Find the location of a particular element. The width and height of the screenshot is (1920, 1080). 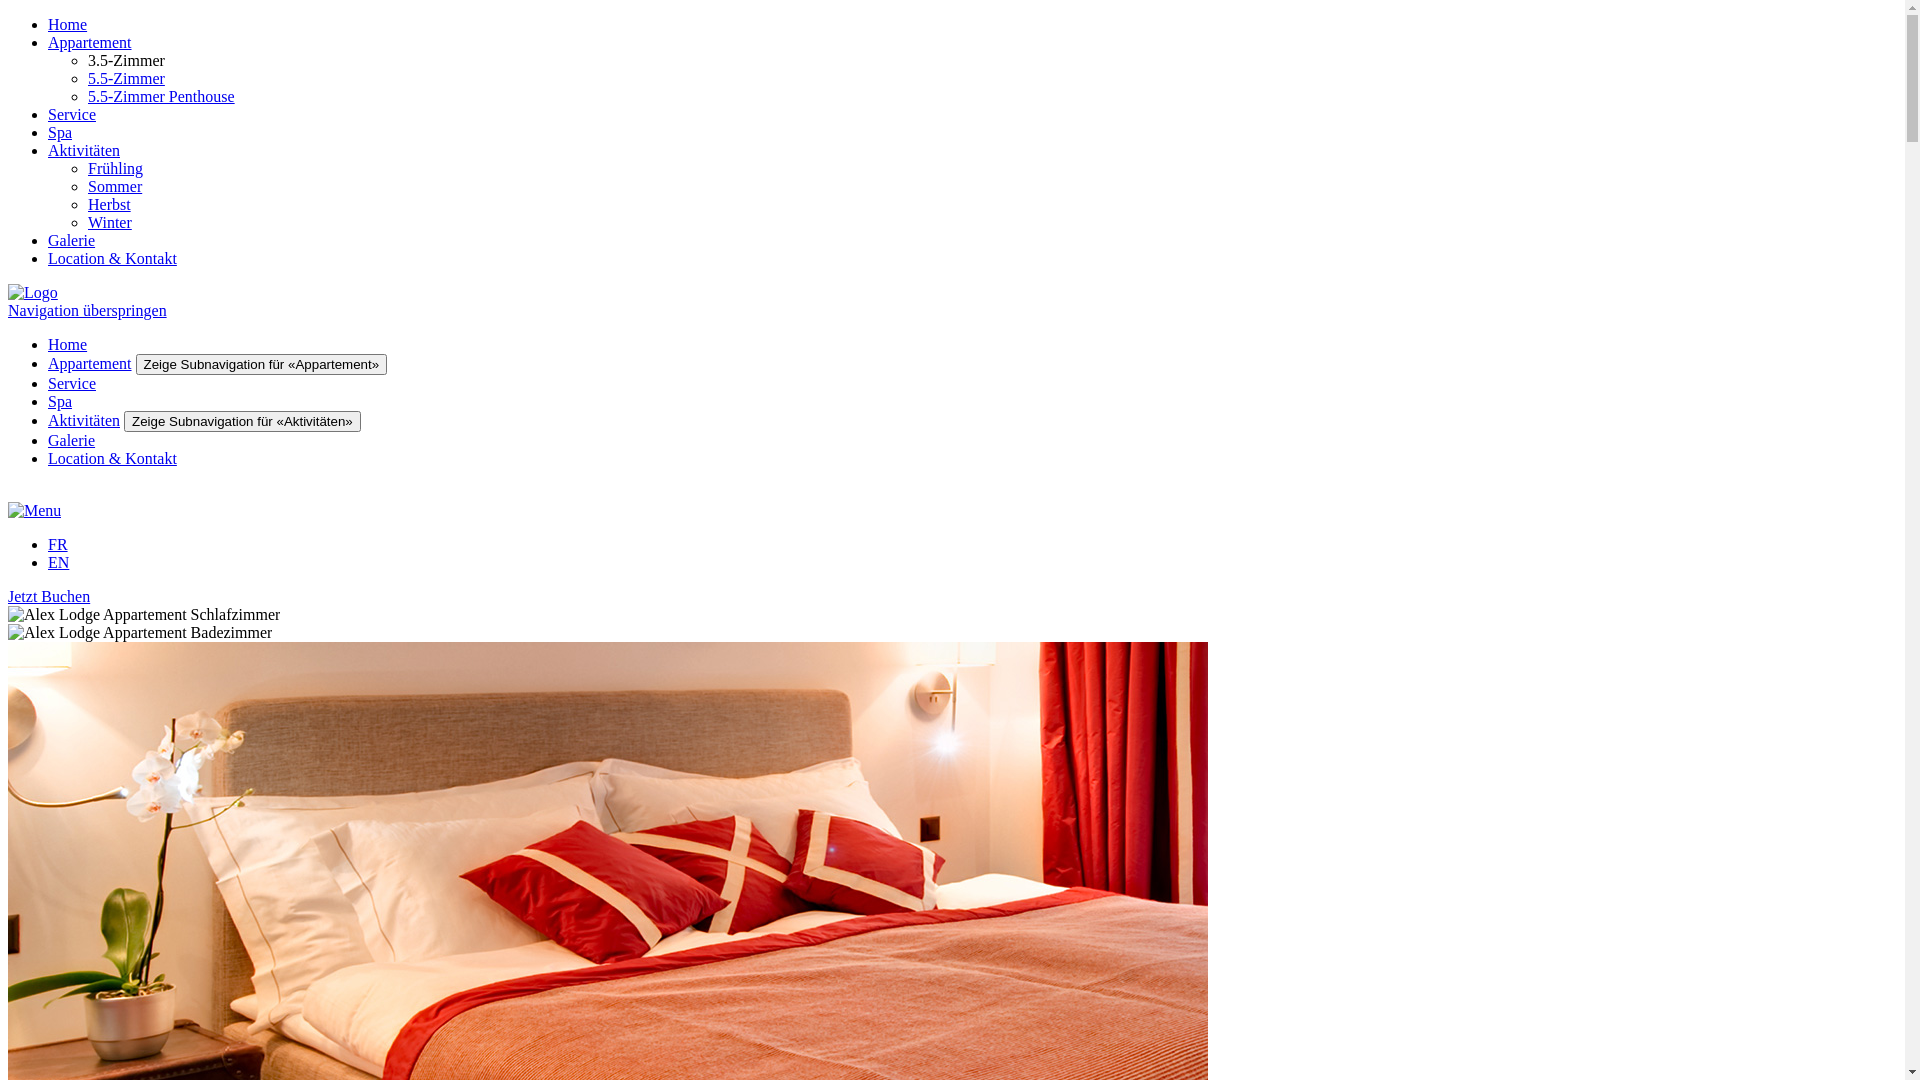

'Alex Lodge Appartement Schlafzimmer' is located at coordinates (8, 613).